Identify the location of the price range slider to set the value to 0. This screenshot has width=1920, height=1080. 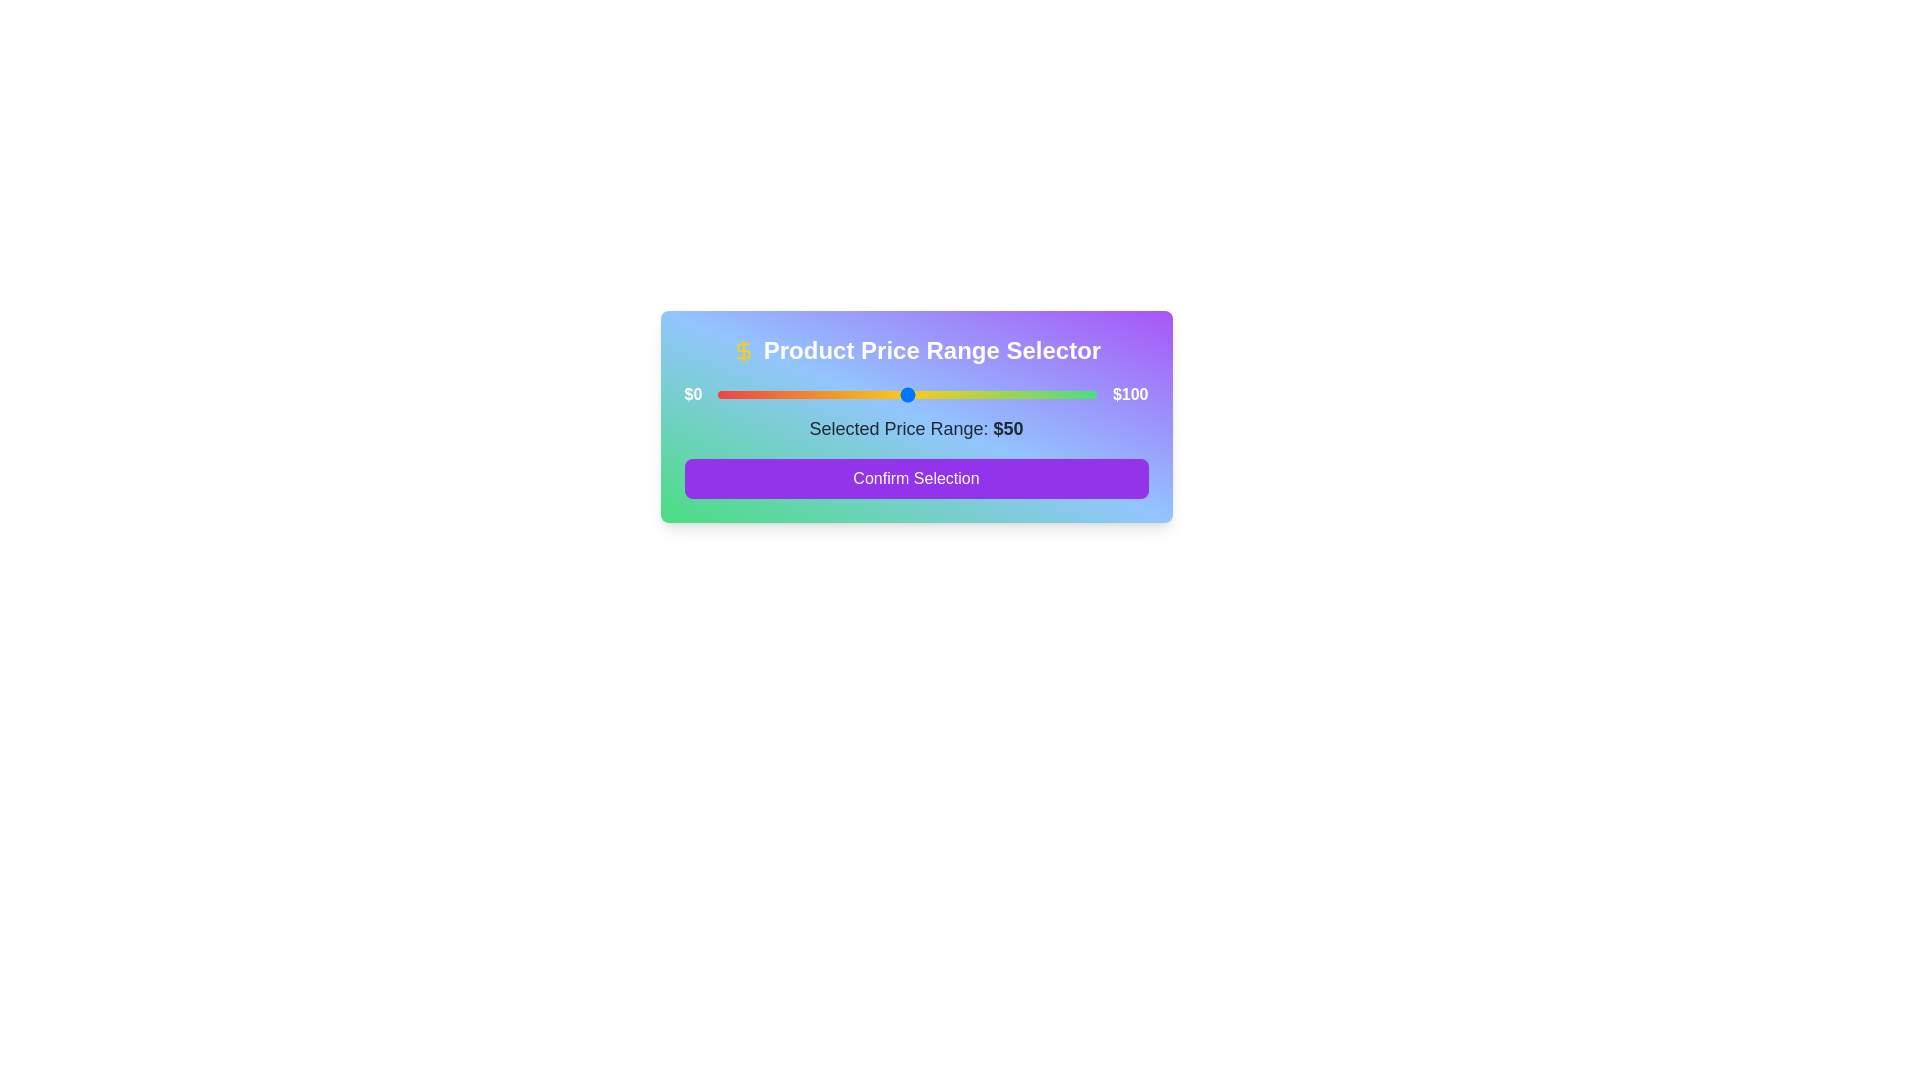
(718, 394).